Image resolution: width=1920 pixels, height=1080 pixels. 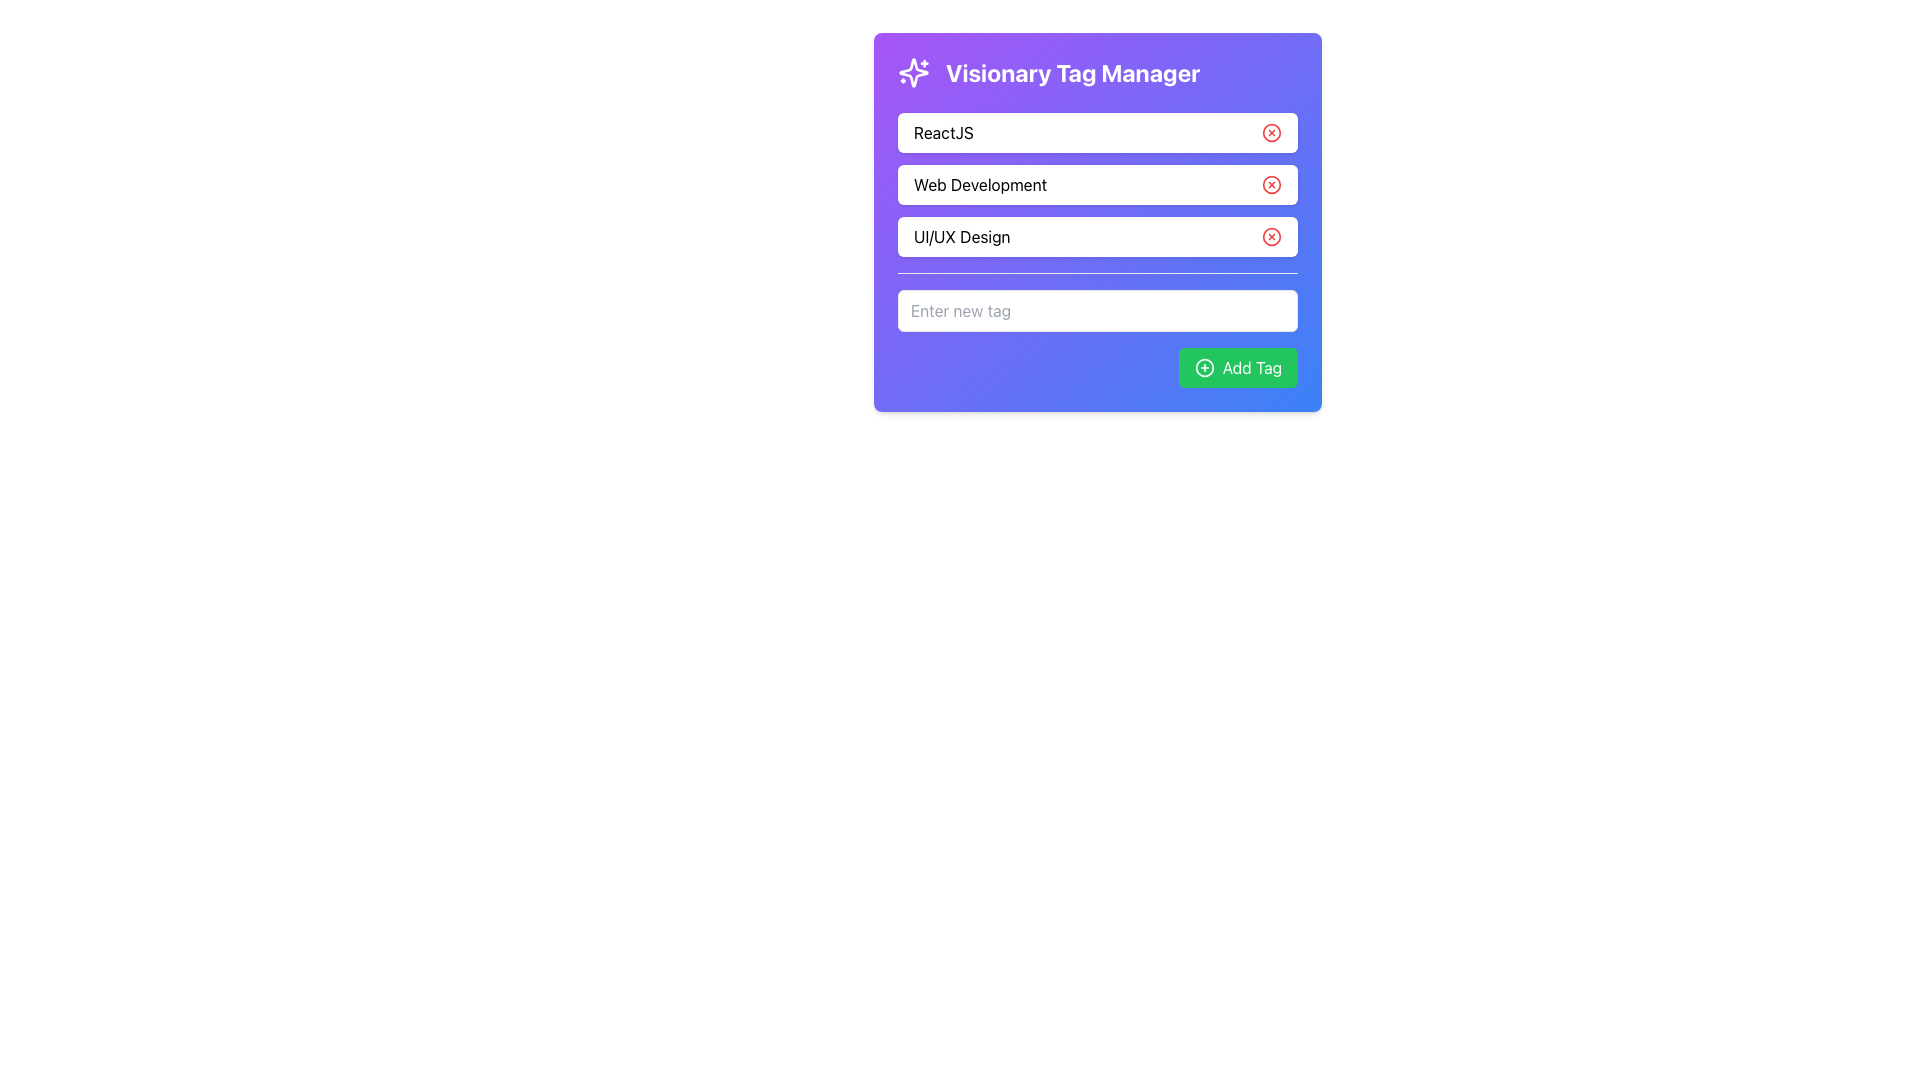 I want to click on the circular graphic element within the SVG icon on the right side of the 'ReactJS' text input field, so click(x=1271, y=131).